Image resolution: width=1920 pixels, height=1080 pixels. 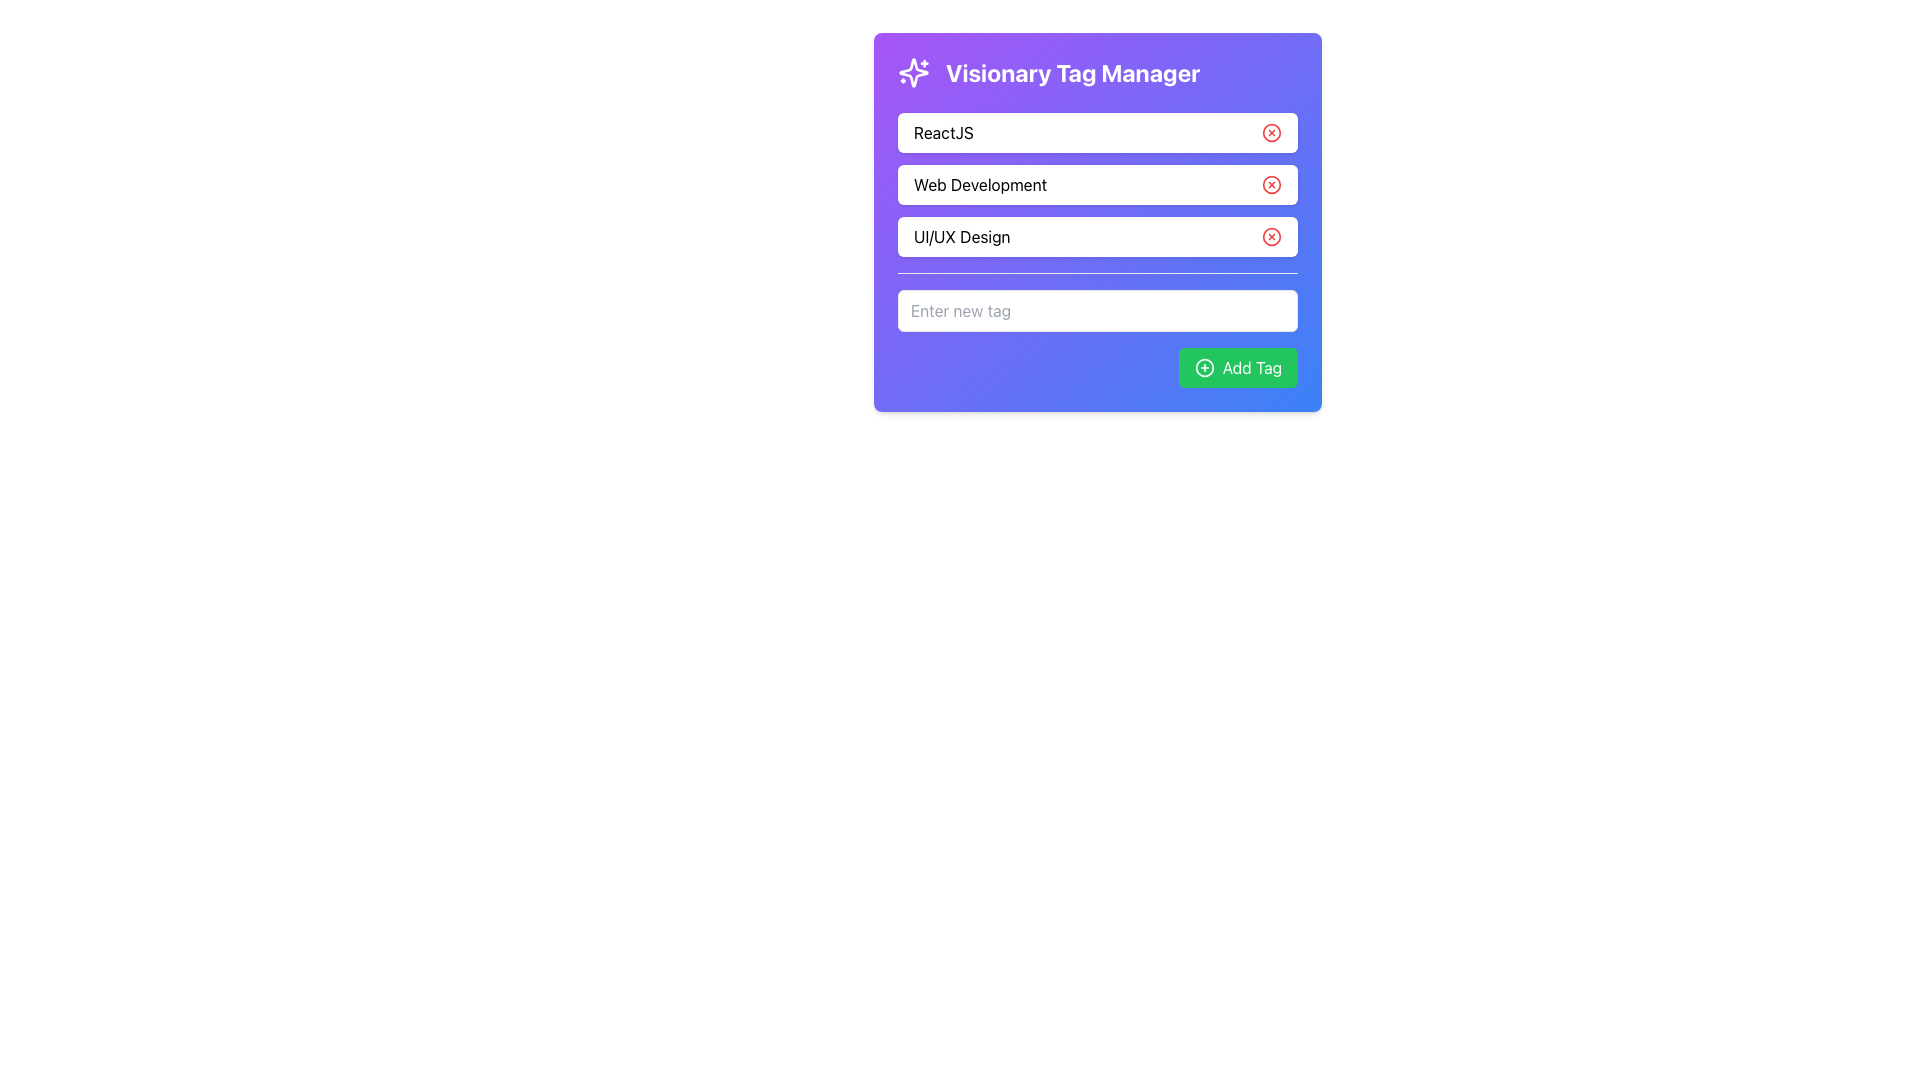 I want to click on the circular graphic element within the SVG icon on the right side of the 'ReactJS' text input field, so click(x=1271, y=131).